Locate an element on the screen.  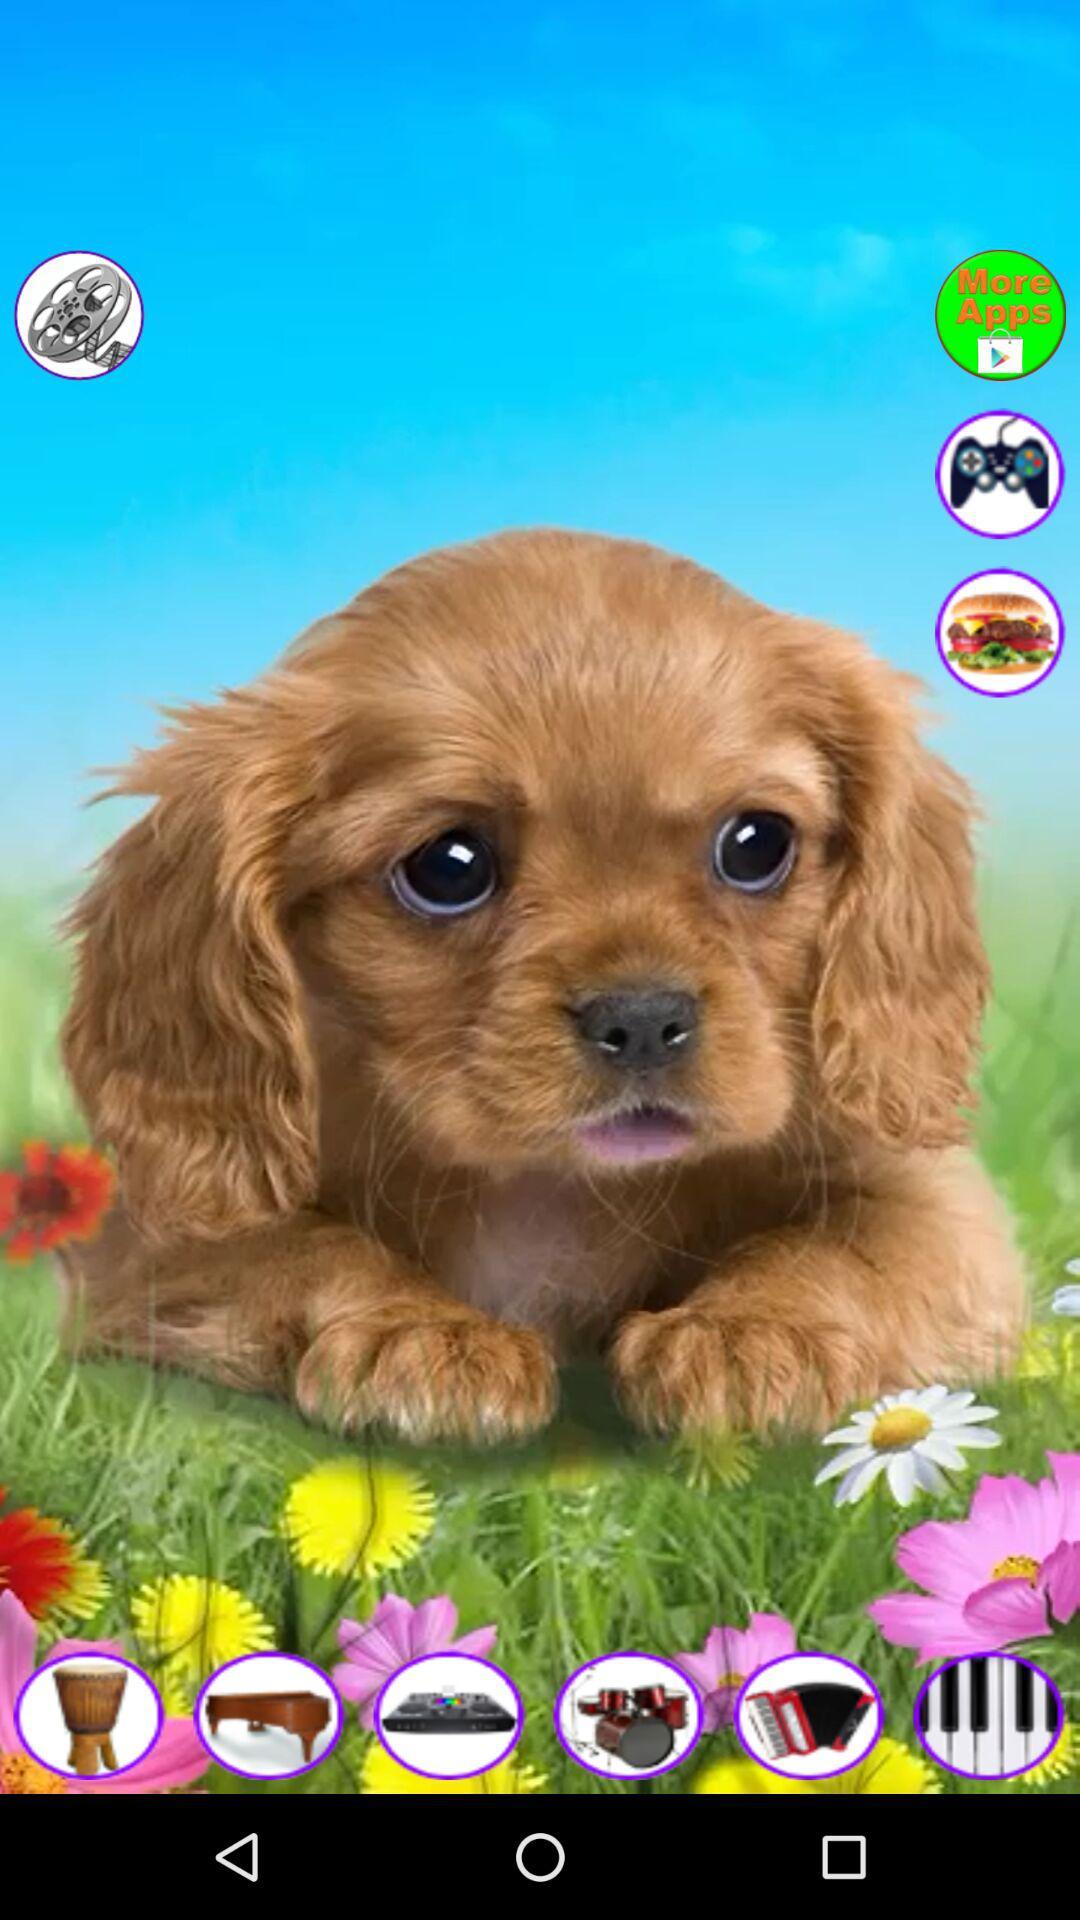
click piano feature is located at coordinates (270, 1713).